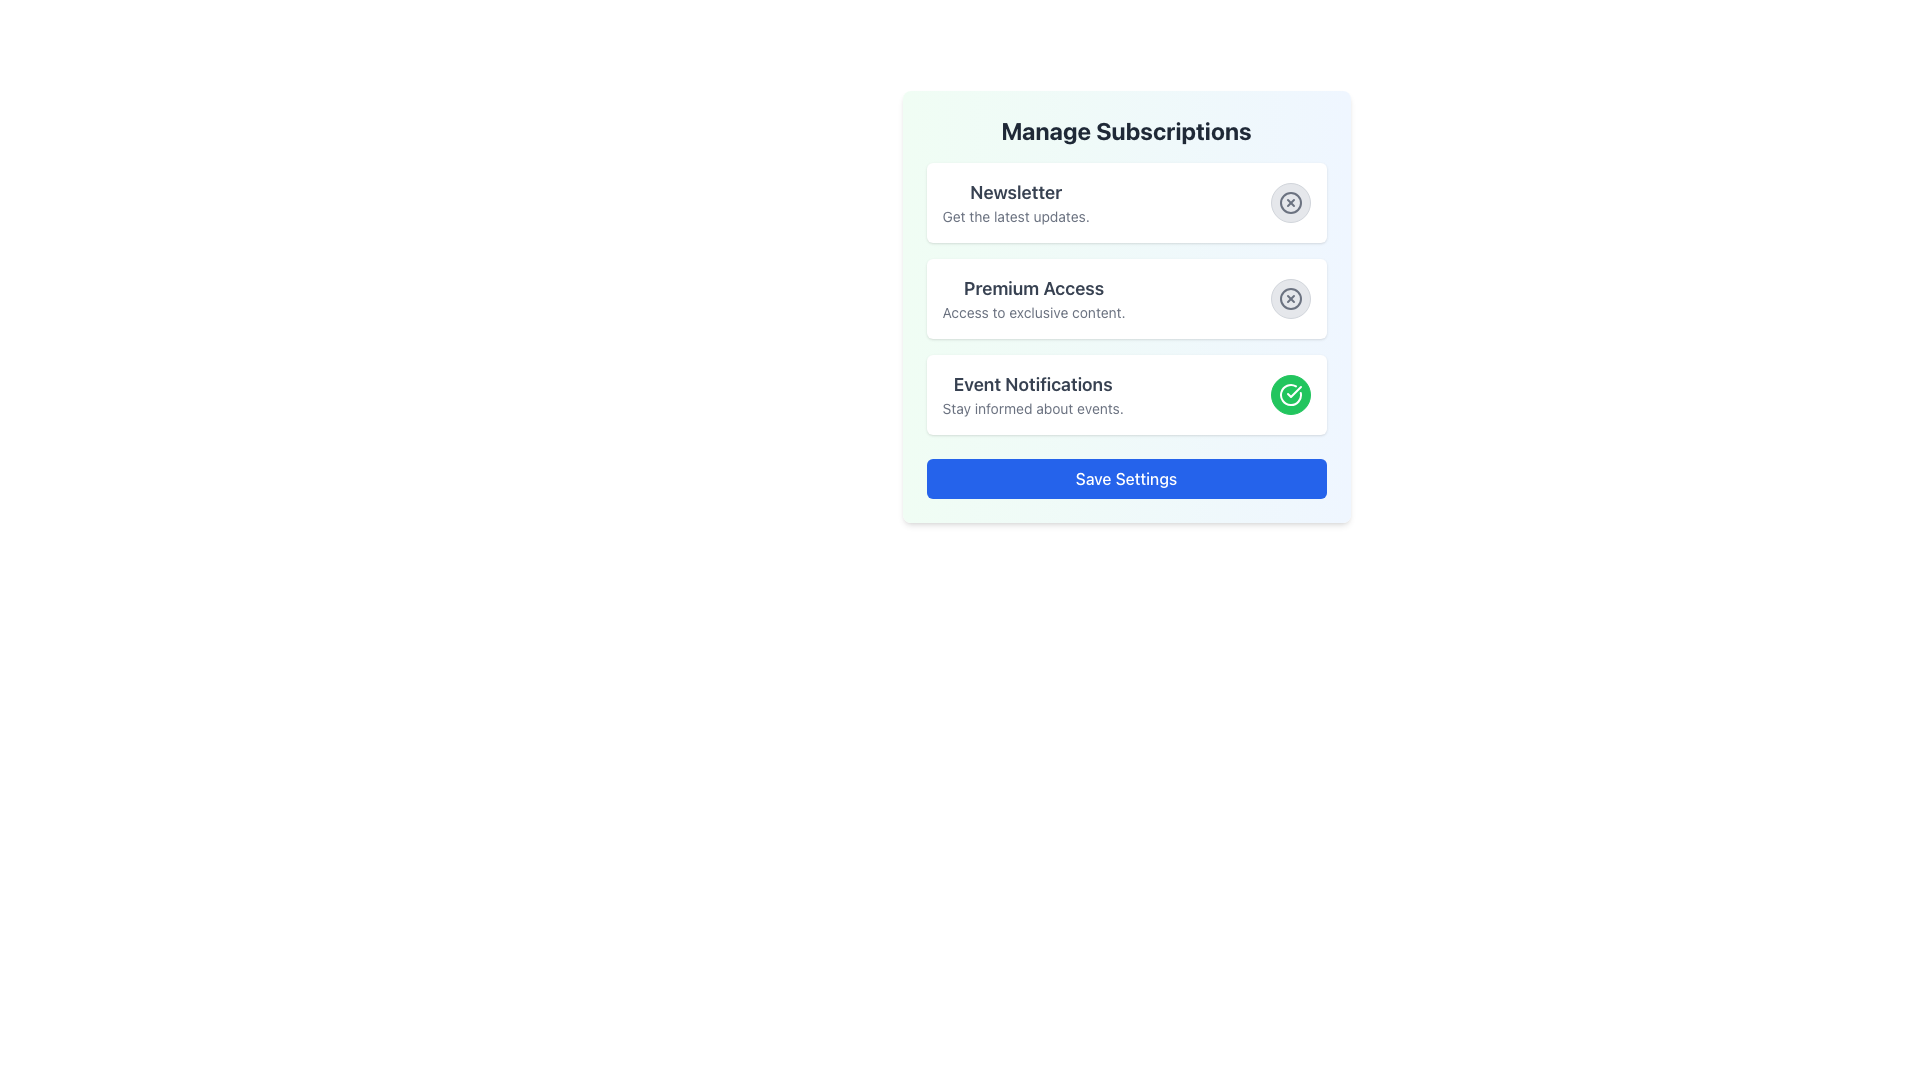 This screenshot has width=1920, height=1080. I want to click on the small circled 'X' icon button rendered in light gray color, located in the topmost row of the subscription management card, aligned to the right of the 'Newsletter' label, so click(1290, 203).